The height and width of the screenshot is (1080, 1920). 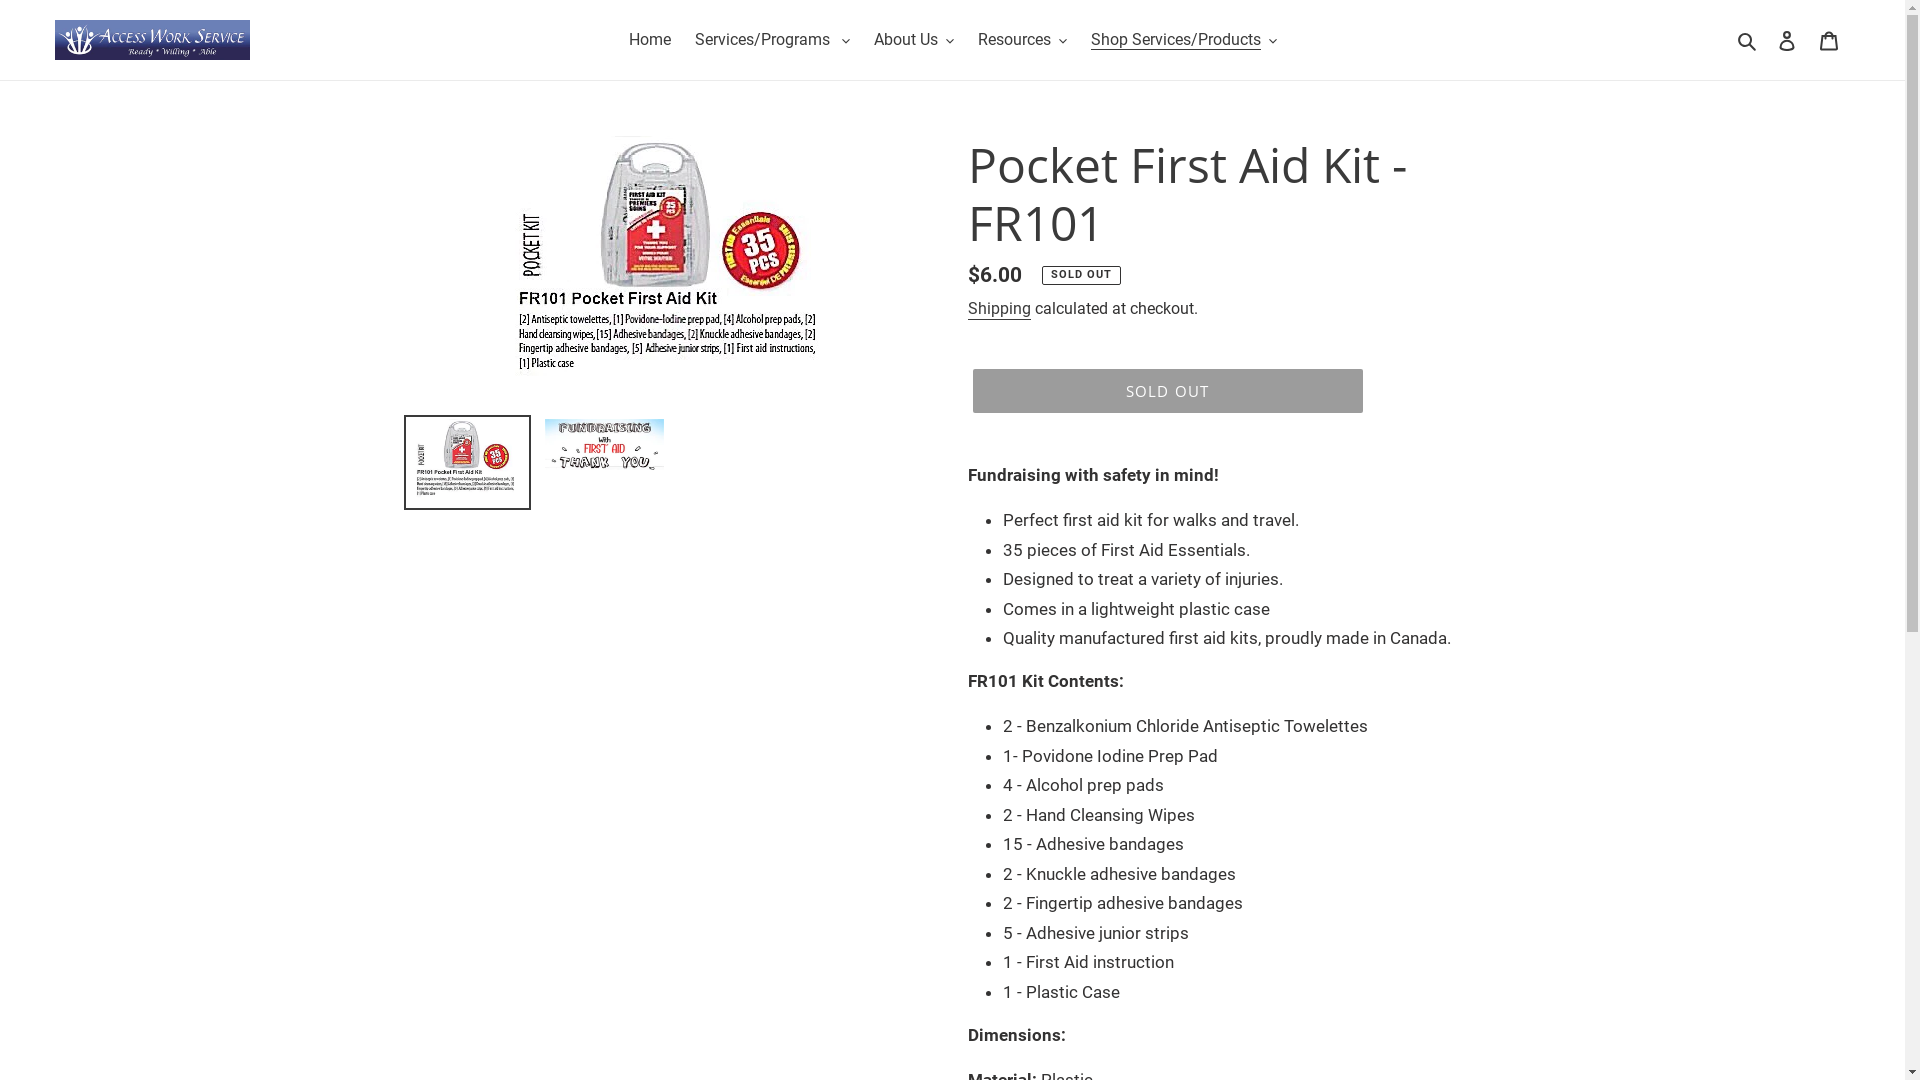 What do you see at coordinates (1022, 39) in the screenshot?
I see `'Resources'` at bounding box center [1022, 39].